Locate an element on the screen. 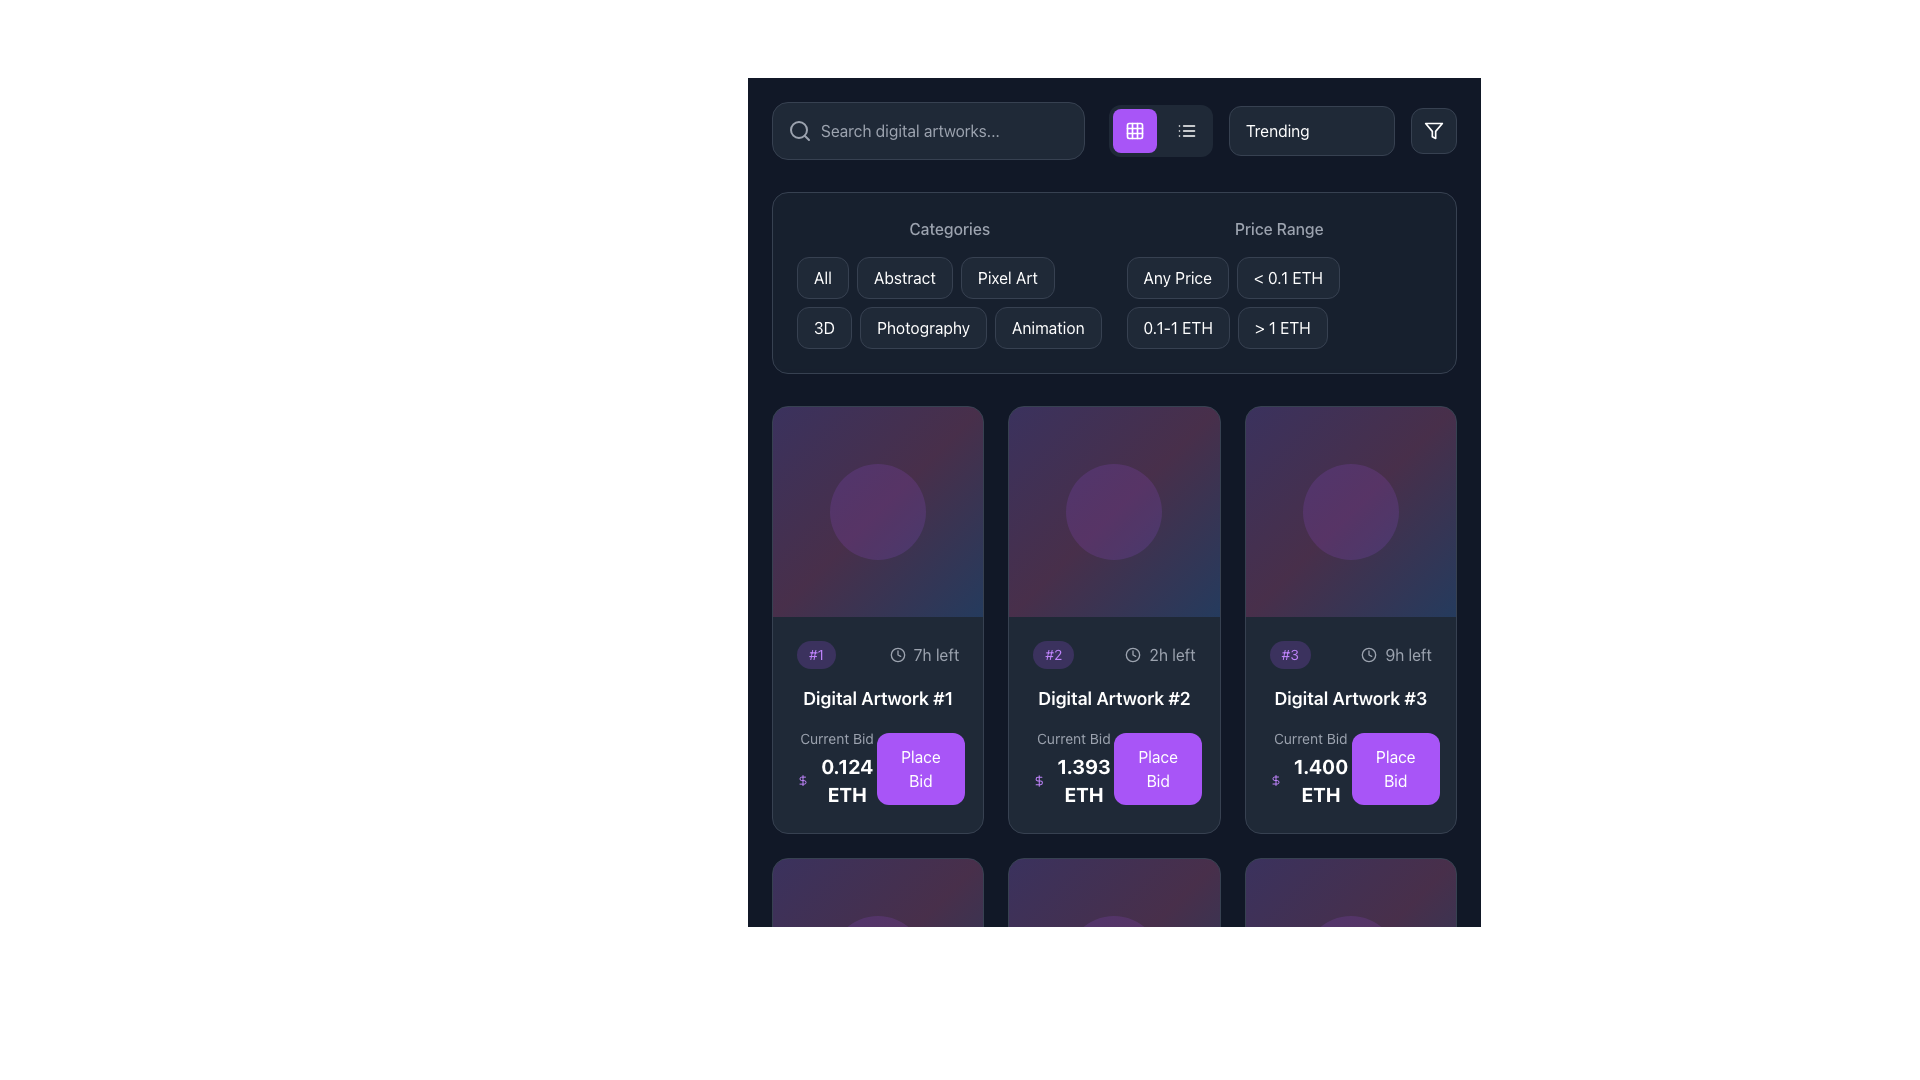 The height and width of the screenshot is (1080, 1920). the layout toggle button located at the top center of the interface, situated between the search bar and the filter icon, to change the display layout to grid view is located at coordinates (1134, 131).